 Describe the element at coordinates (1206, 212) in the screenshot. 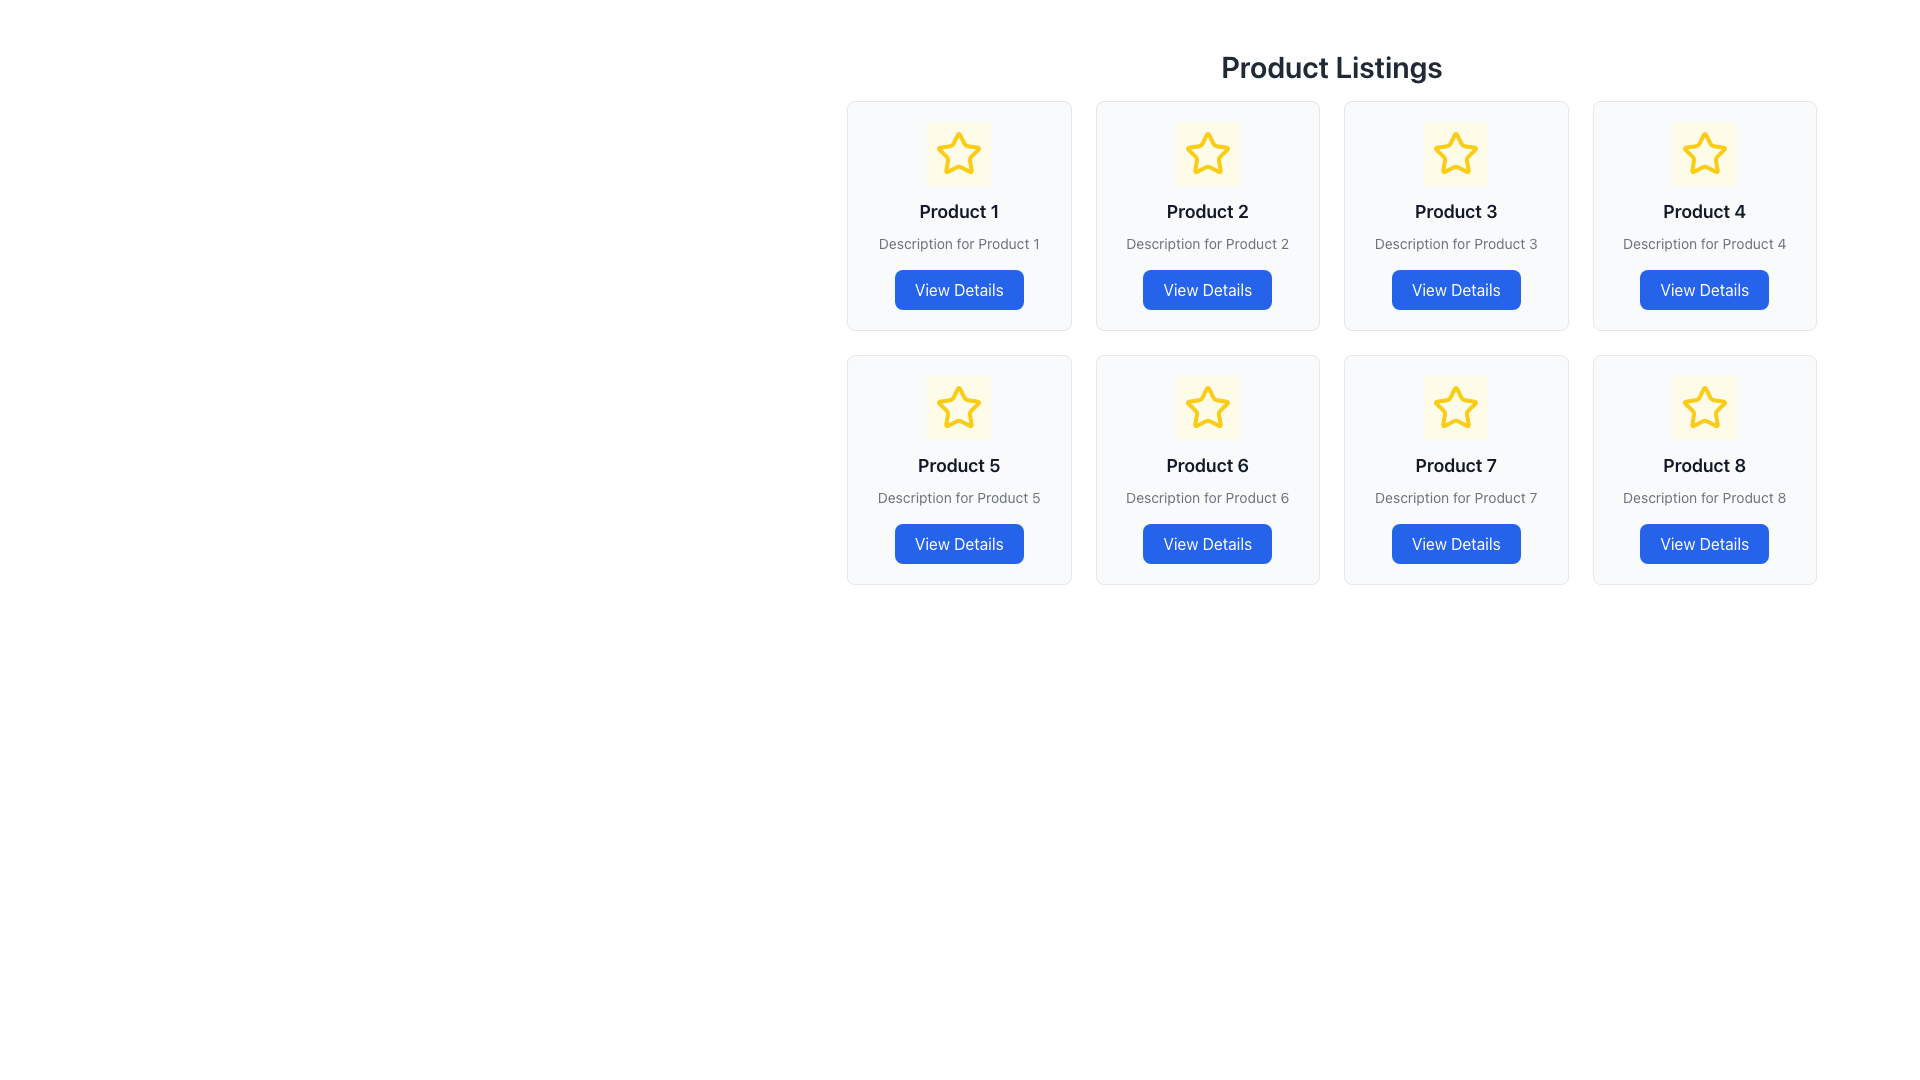

I see `text element displaying 'Product 2' in a bold and large font, styled with dark gray color, located in the second column of the first row of the product card layout` at that location.